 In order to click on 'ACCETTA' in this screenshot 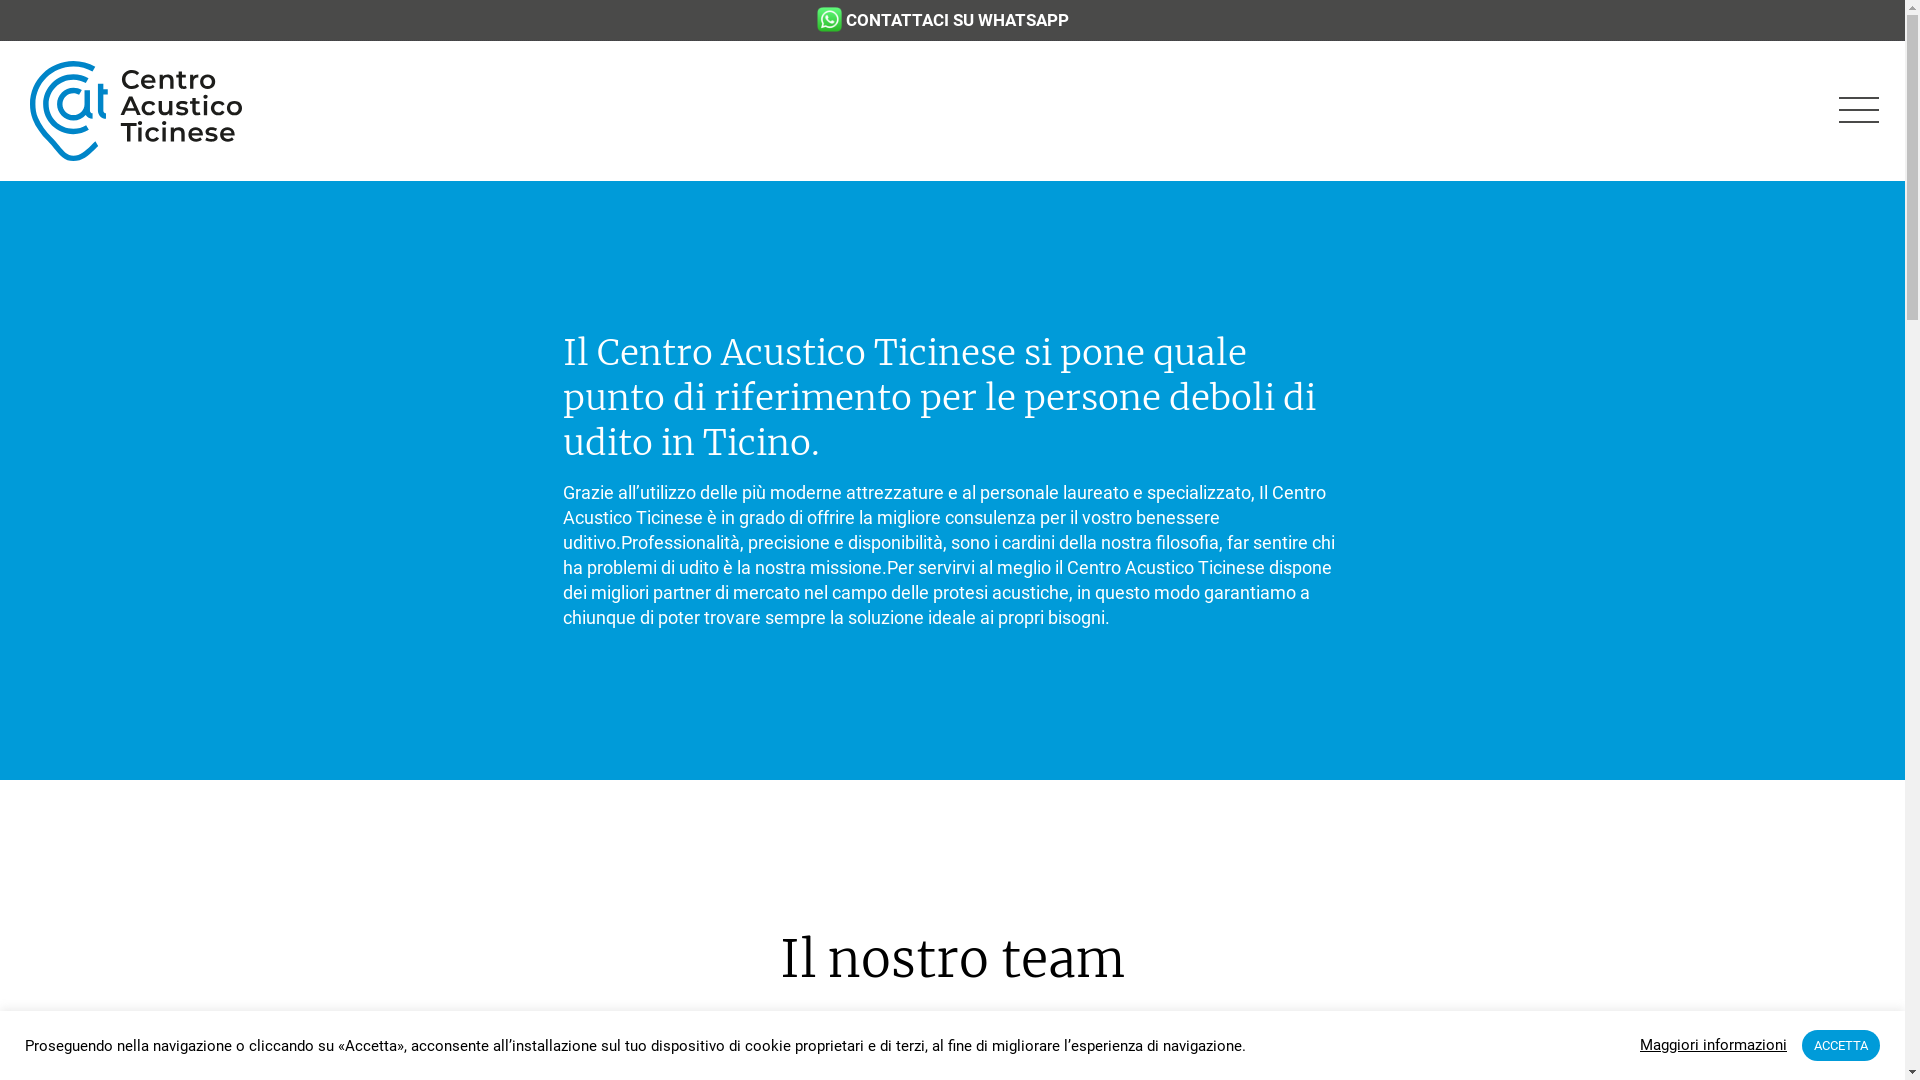, I will do `click(1840, 1044)`.